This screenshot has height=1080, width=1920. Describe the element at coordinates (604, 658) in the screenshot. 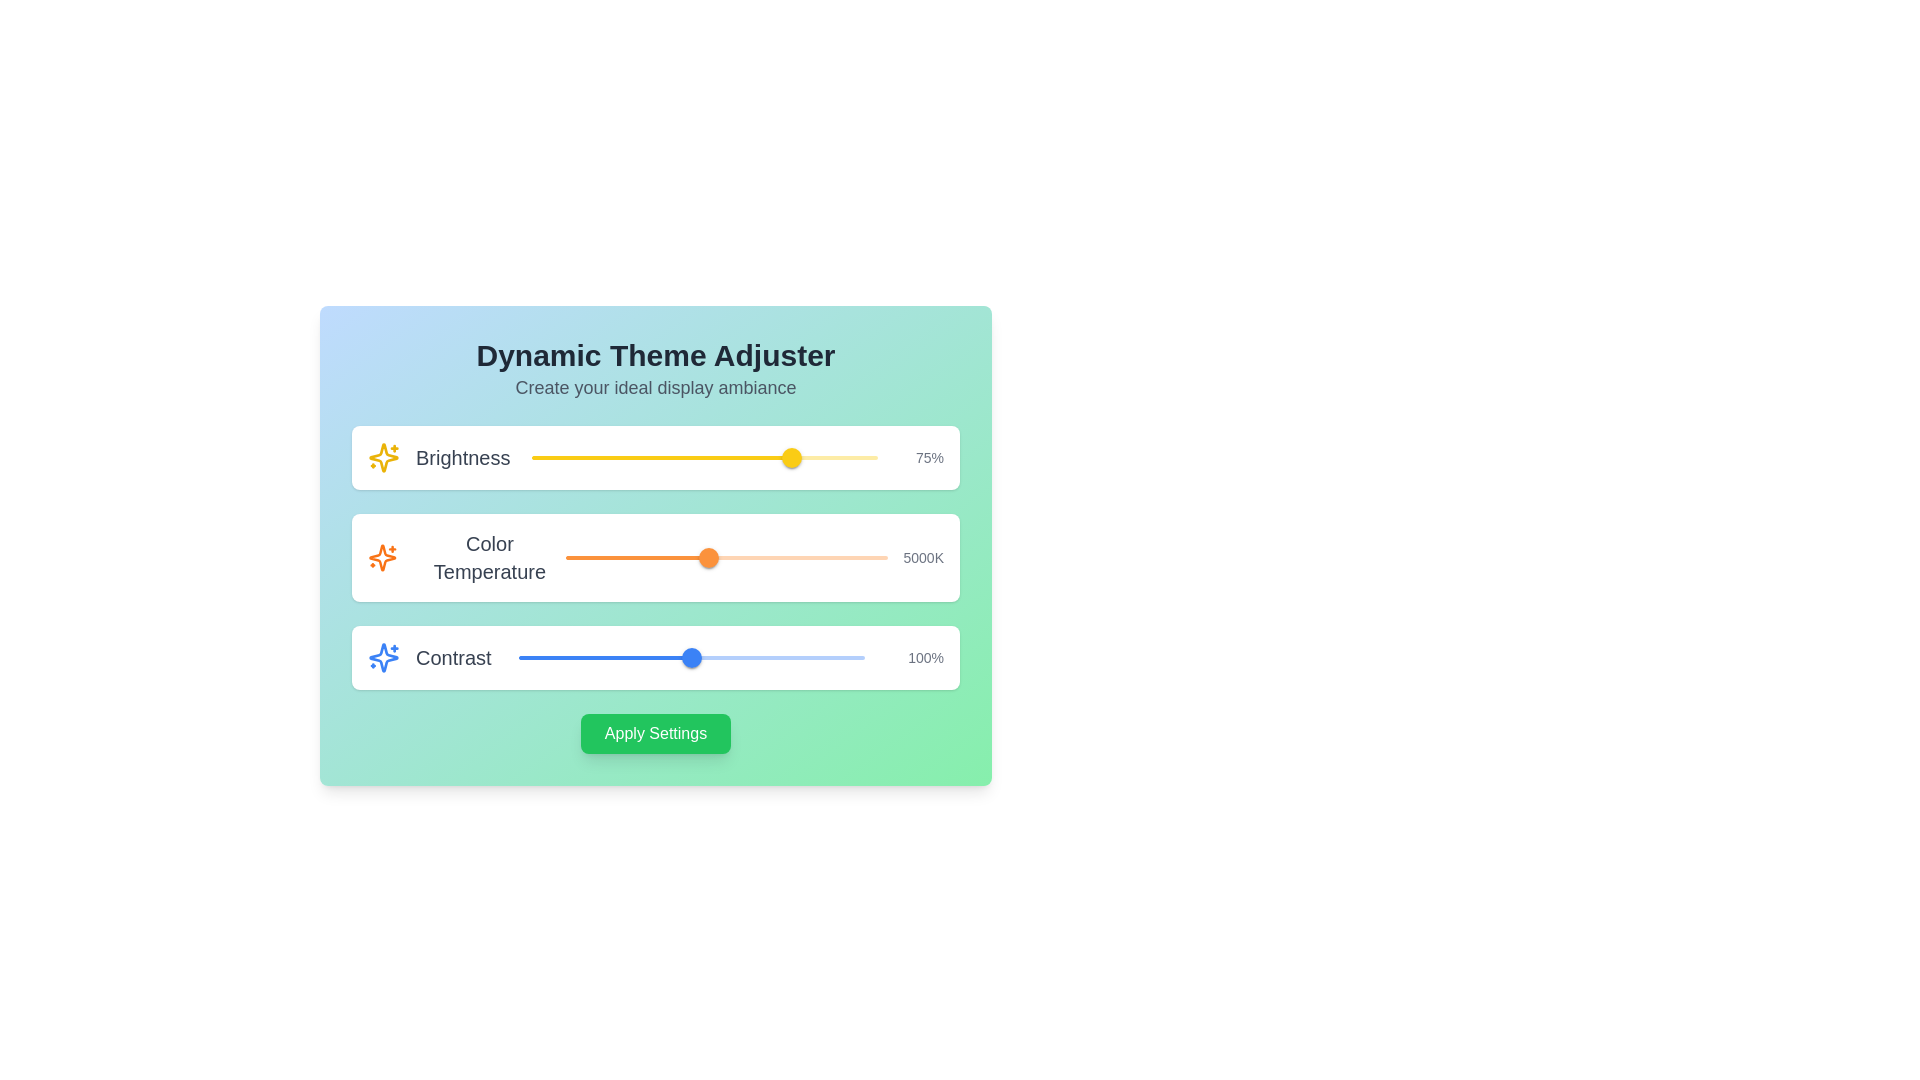

I see `the horizontal progress track of the third slider labeled 'Contrast', which is visually represented as a filled red track indicating progress` at that location.